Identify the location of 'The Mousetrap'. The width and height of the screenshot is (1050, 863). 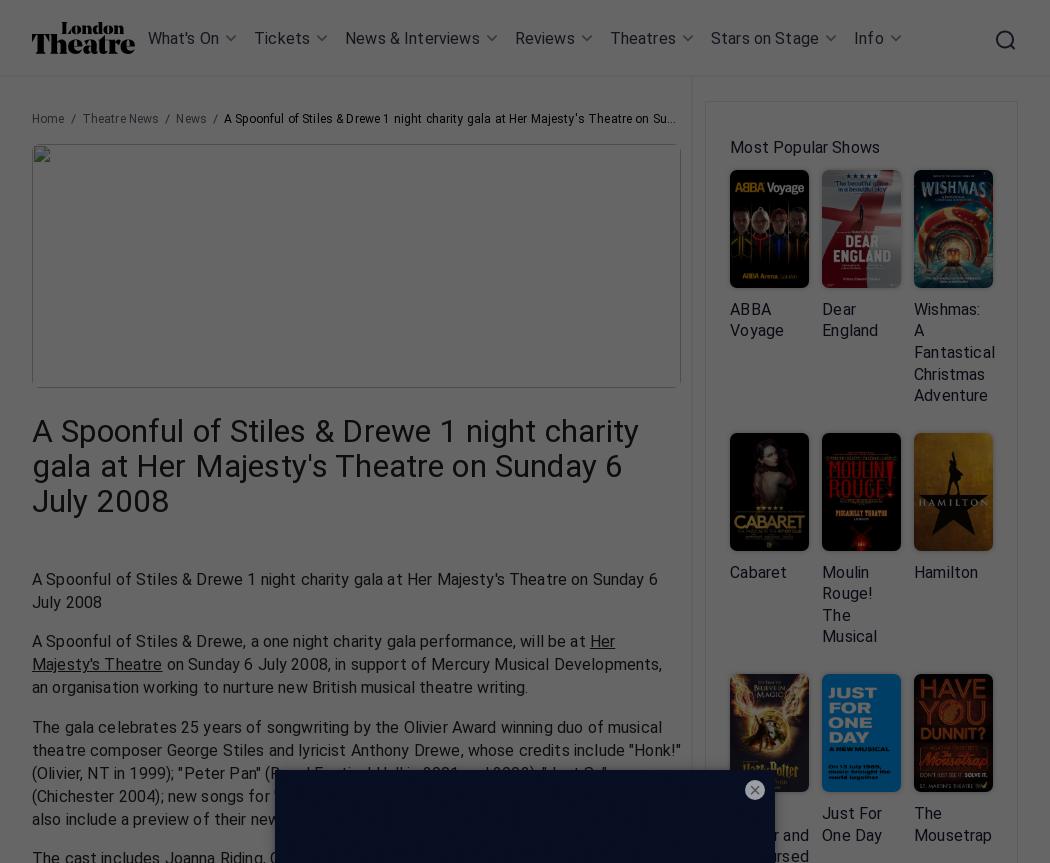
(951, 822).